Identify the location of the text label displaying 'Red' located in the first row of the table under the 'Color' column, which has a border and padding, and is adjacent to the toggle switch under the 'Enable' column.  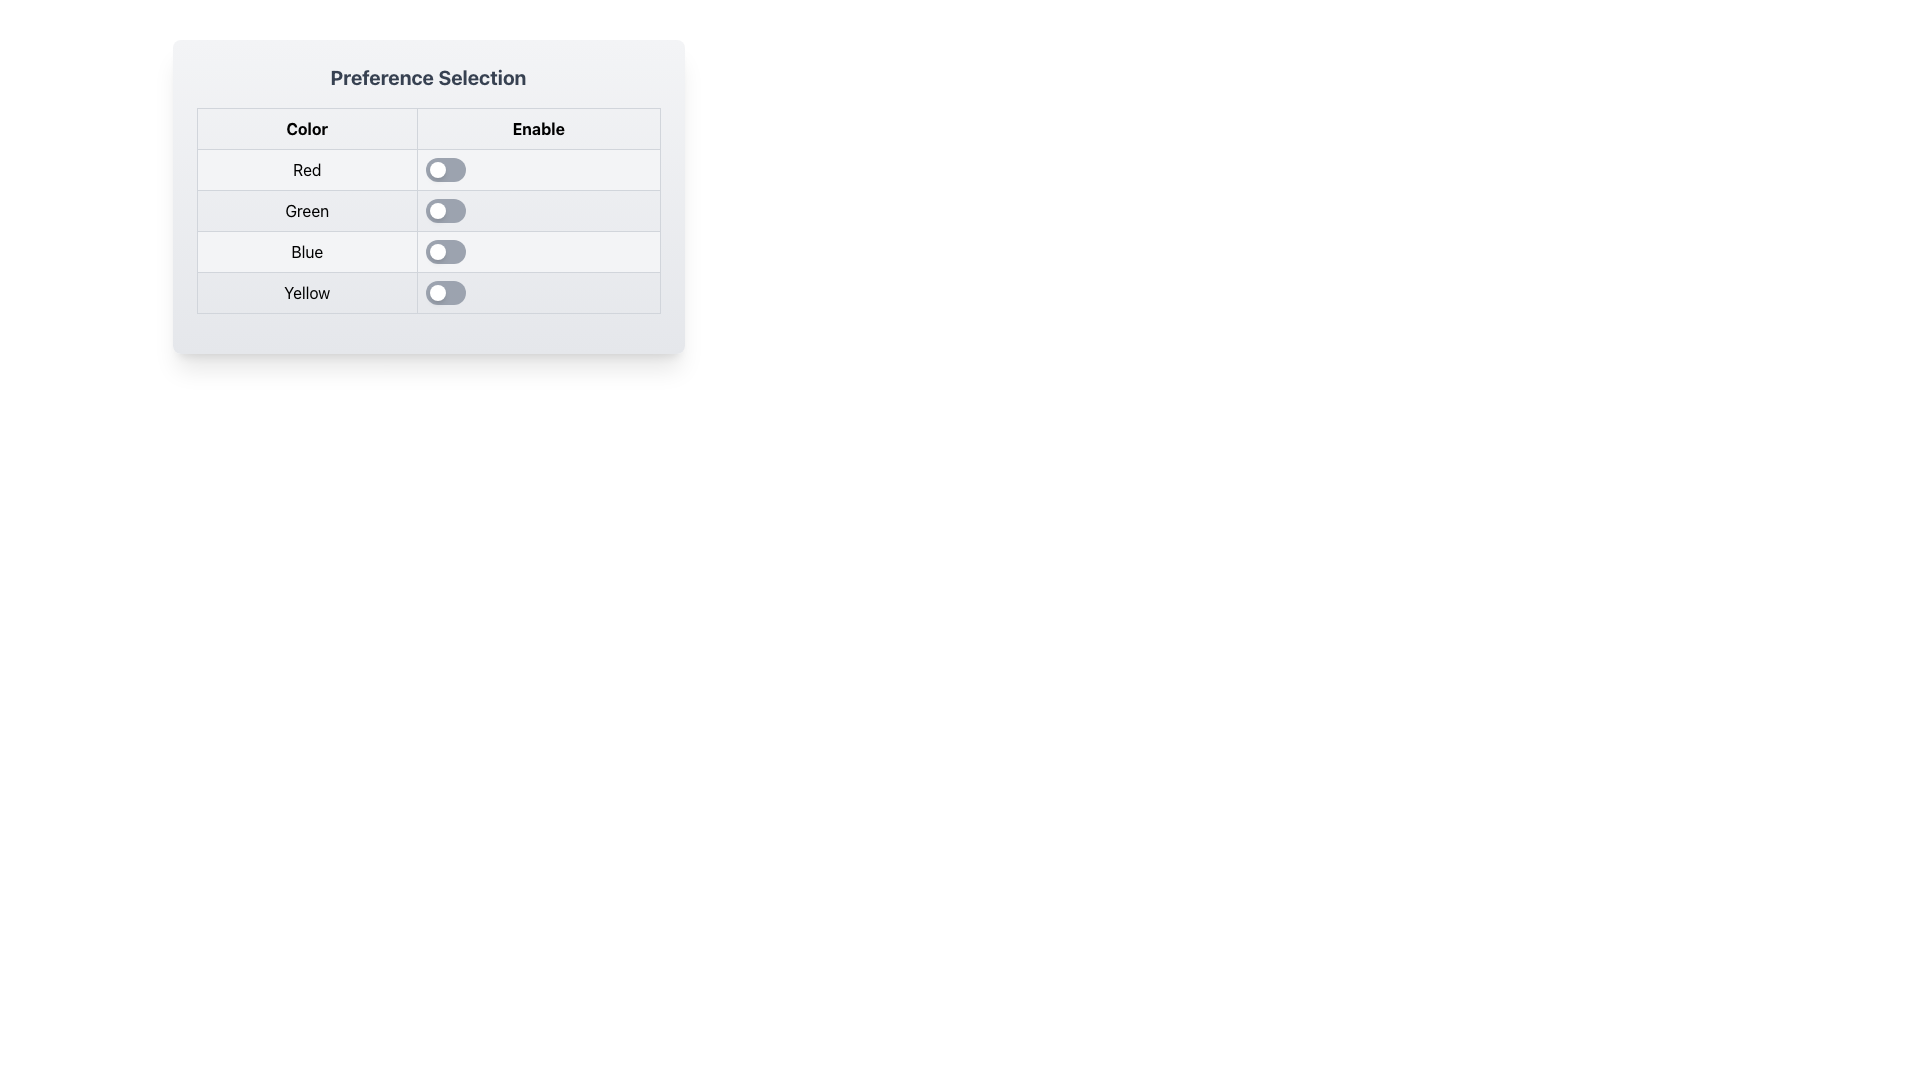
(306, 168).